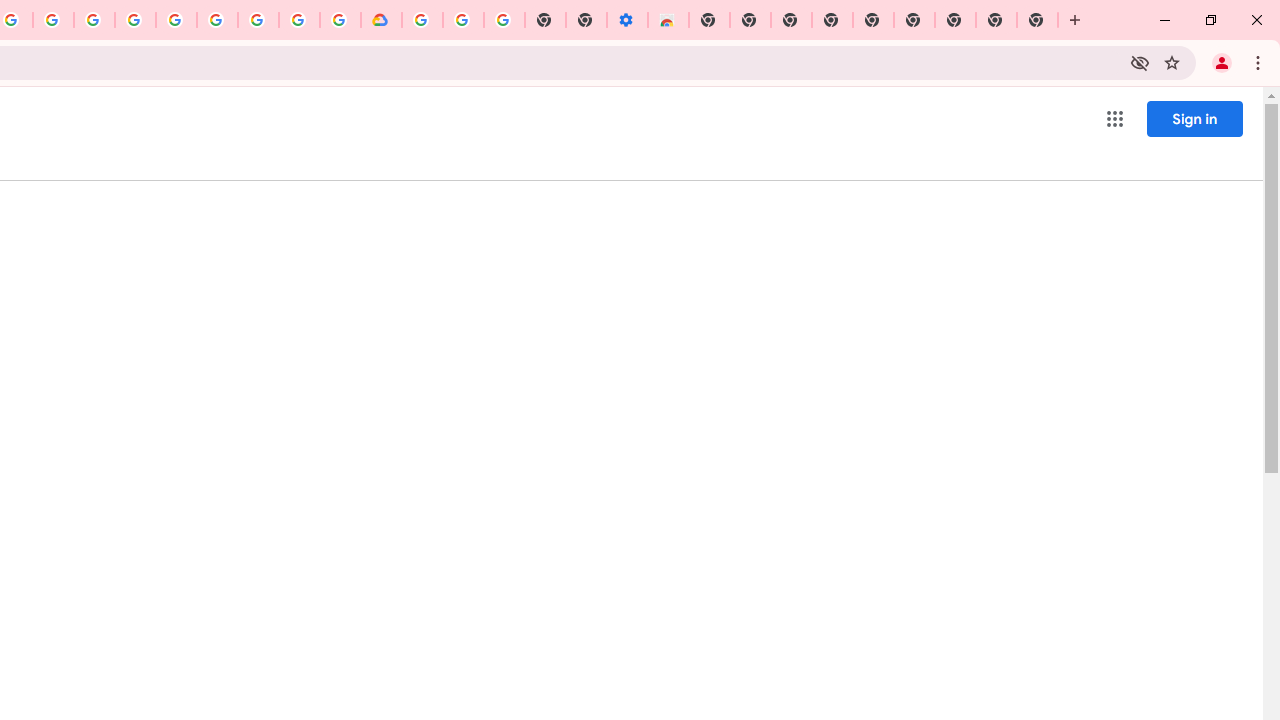 The width and height of the screenshot is (1280, 720). I want to click on 'Browse the Google Chrome Community - Google Chrome Community', so click(340, 20).